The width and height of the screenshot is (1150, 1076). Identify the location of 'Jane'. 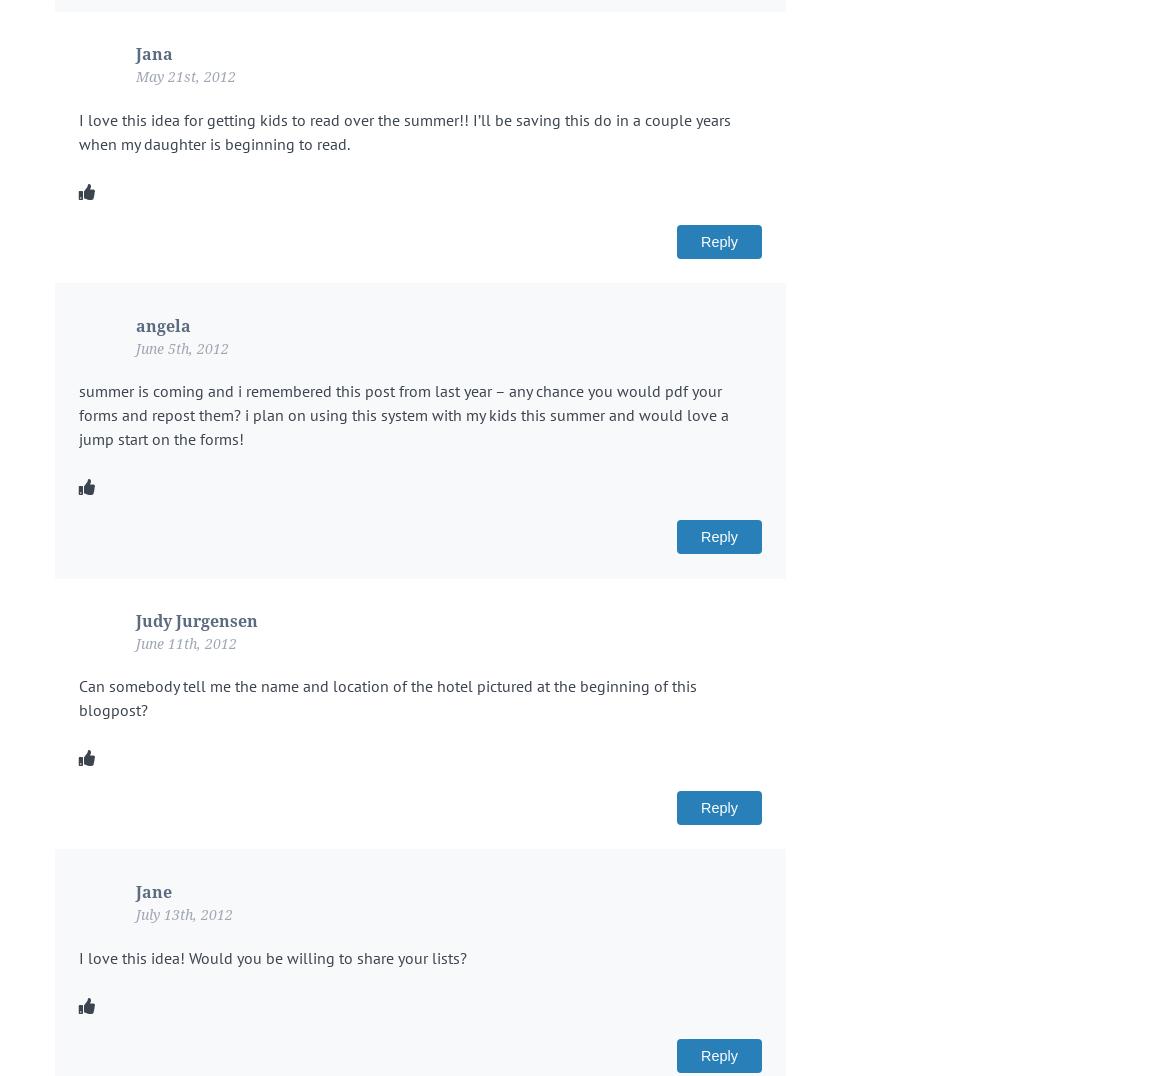
(152, 892).